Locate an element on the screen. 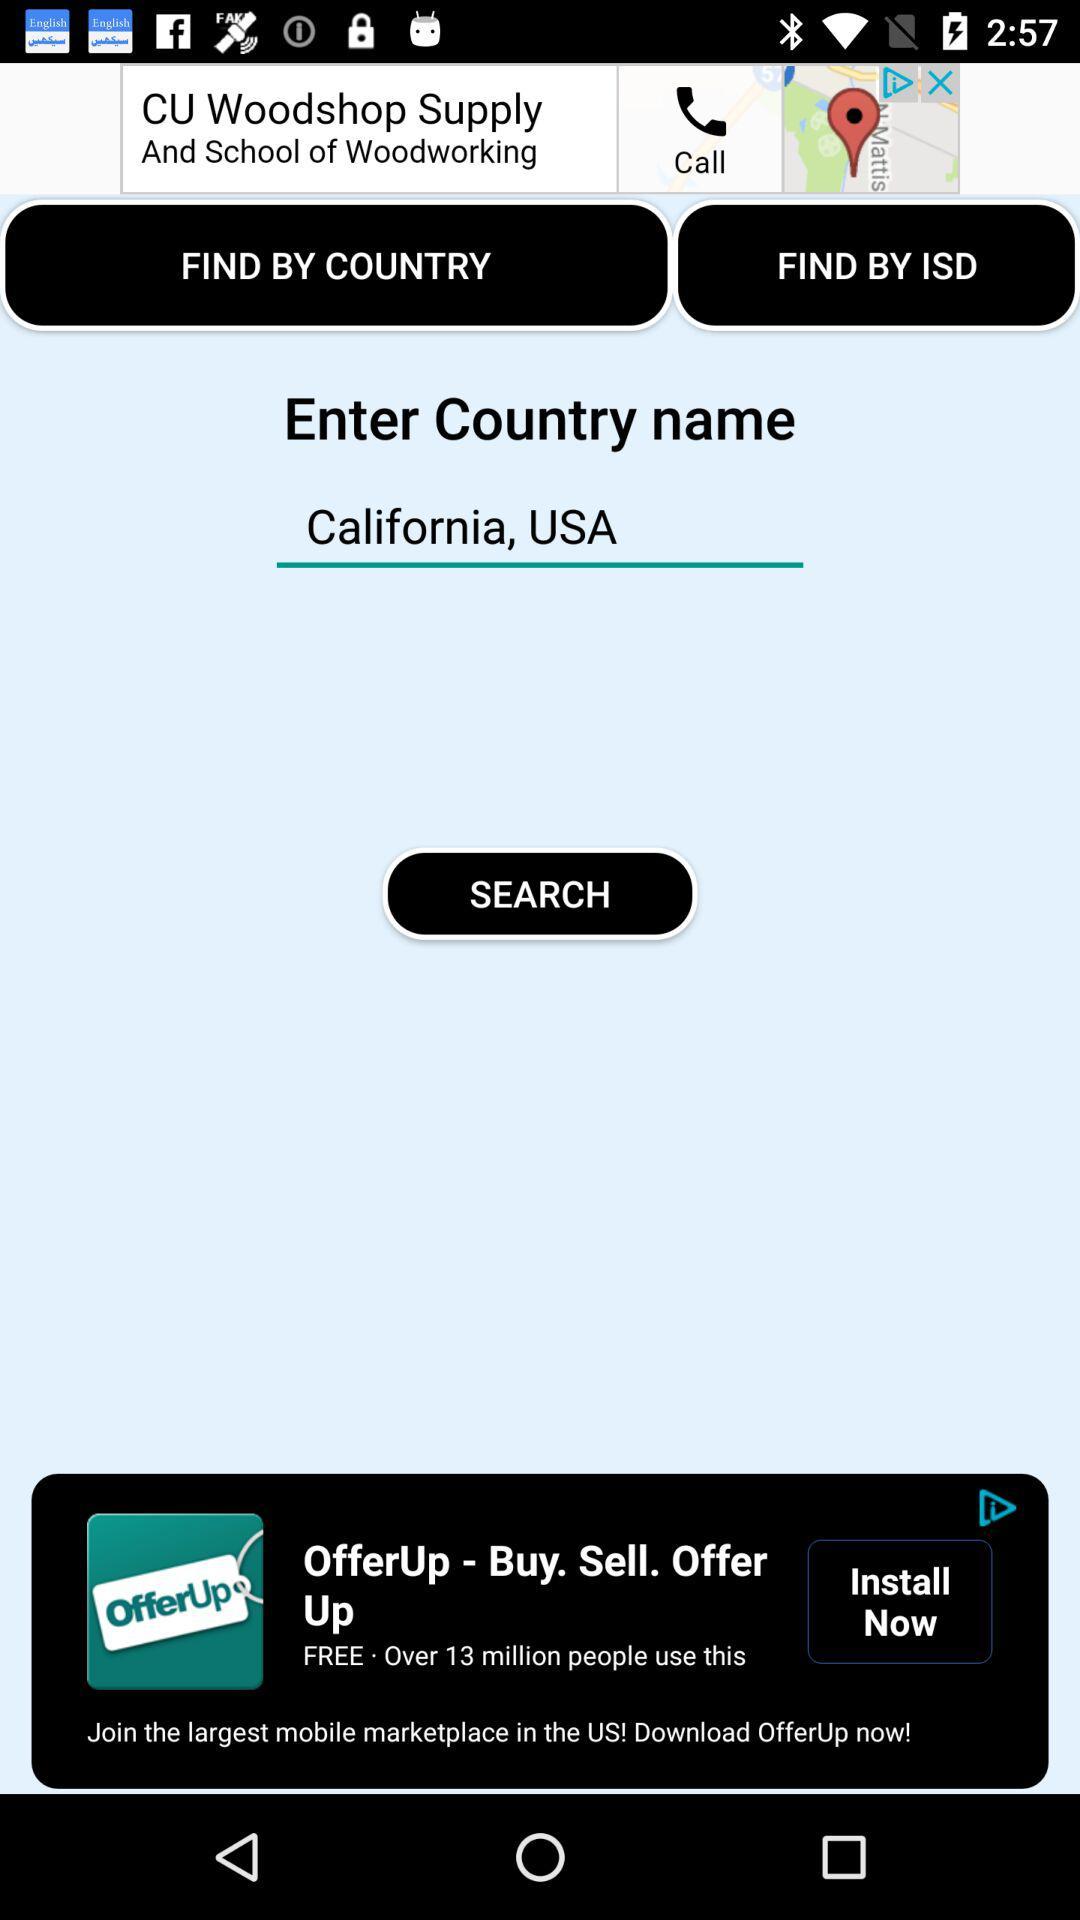 Image resolution: width=1080 pixels, height=1920 pixels. google advertisements is located at coordinates (174, 1601).